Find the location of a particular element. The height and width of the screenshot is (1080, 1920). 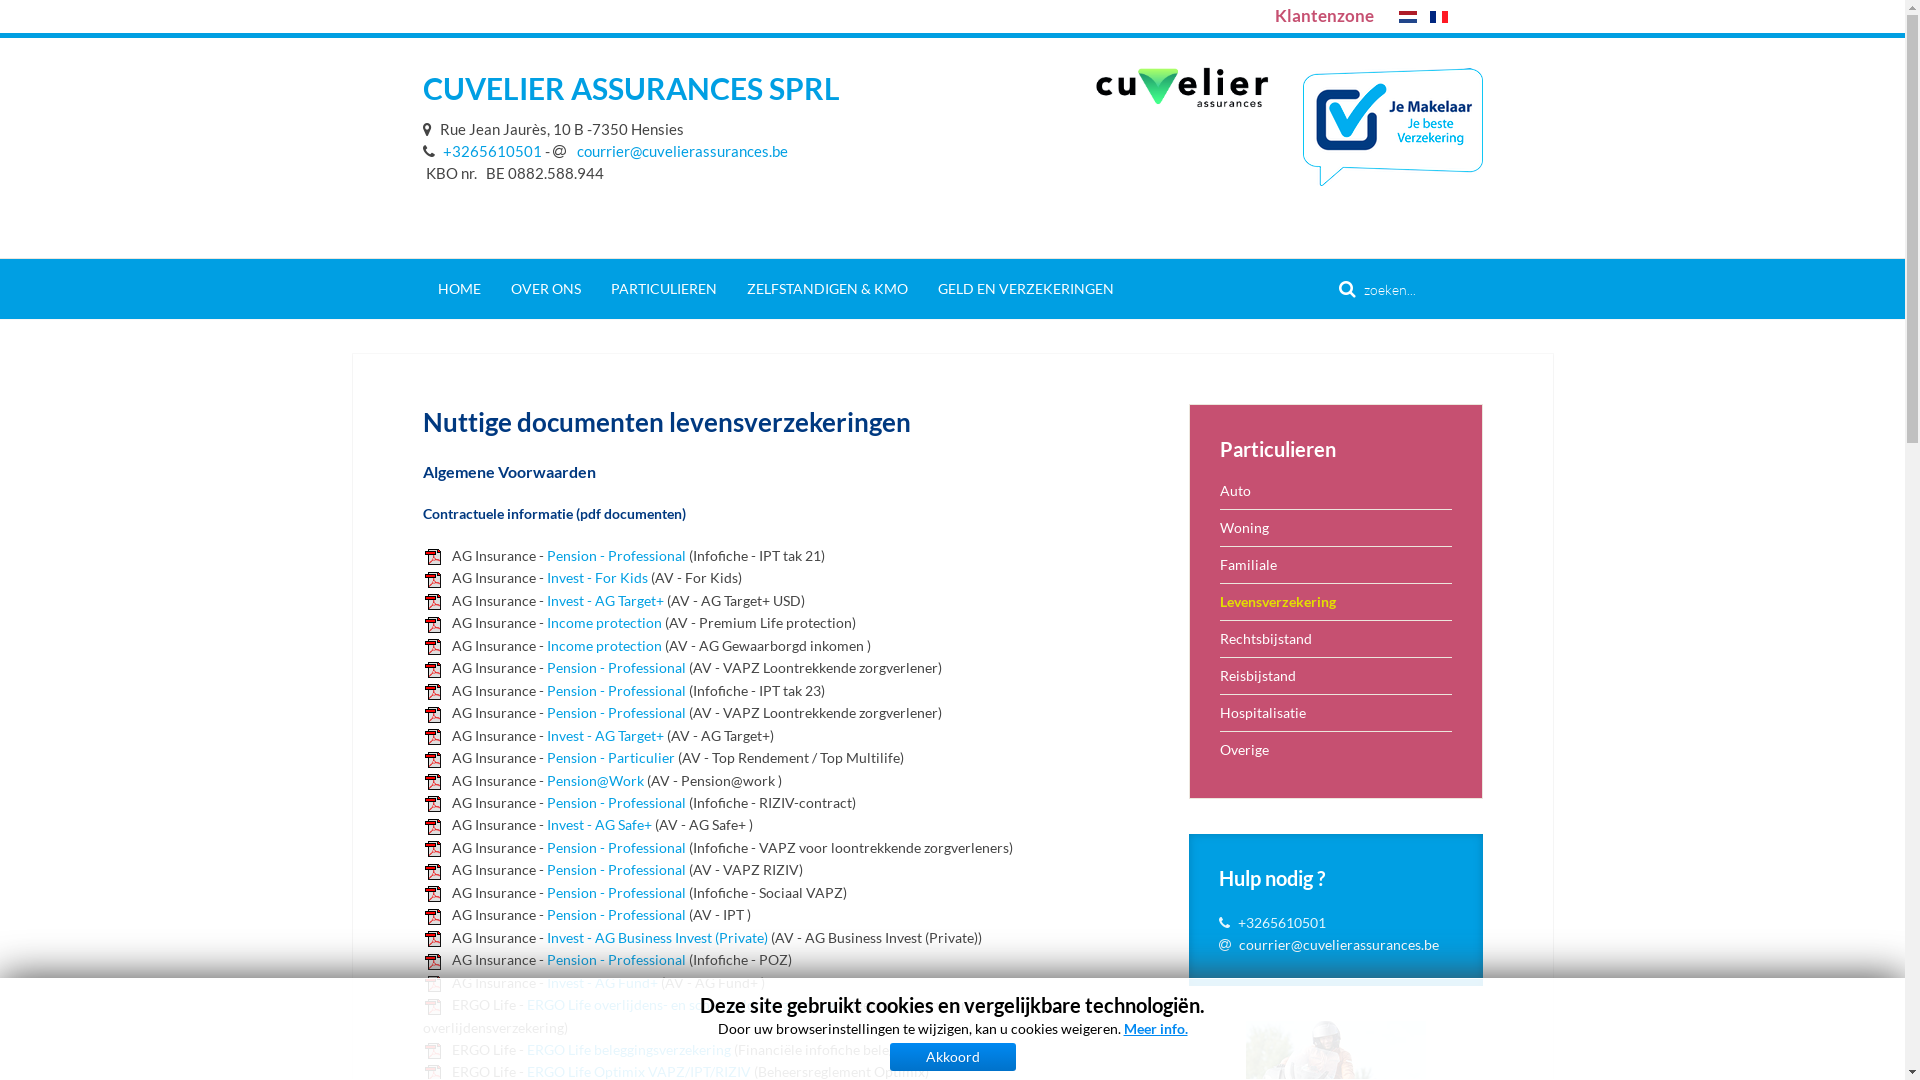

'Pension - Professional' is located at coordinates (546, 667).